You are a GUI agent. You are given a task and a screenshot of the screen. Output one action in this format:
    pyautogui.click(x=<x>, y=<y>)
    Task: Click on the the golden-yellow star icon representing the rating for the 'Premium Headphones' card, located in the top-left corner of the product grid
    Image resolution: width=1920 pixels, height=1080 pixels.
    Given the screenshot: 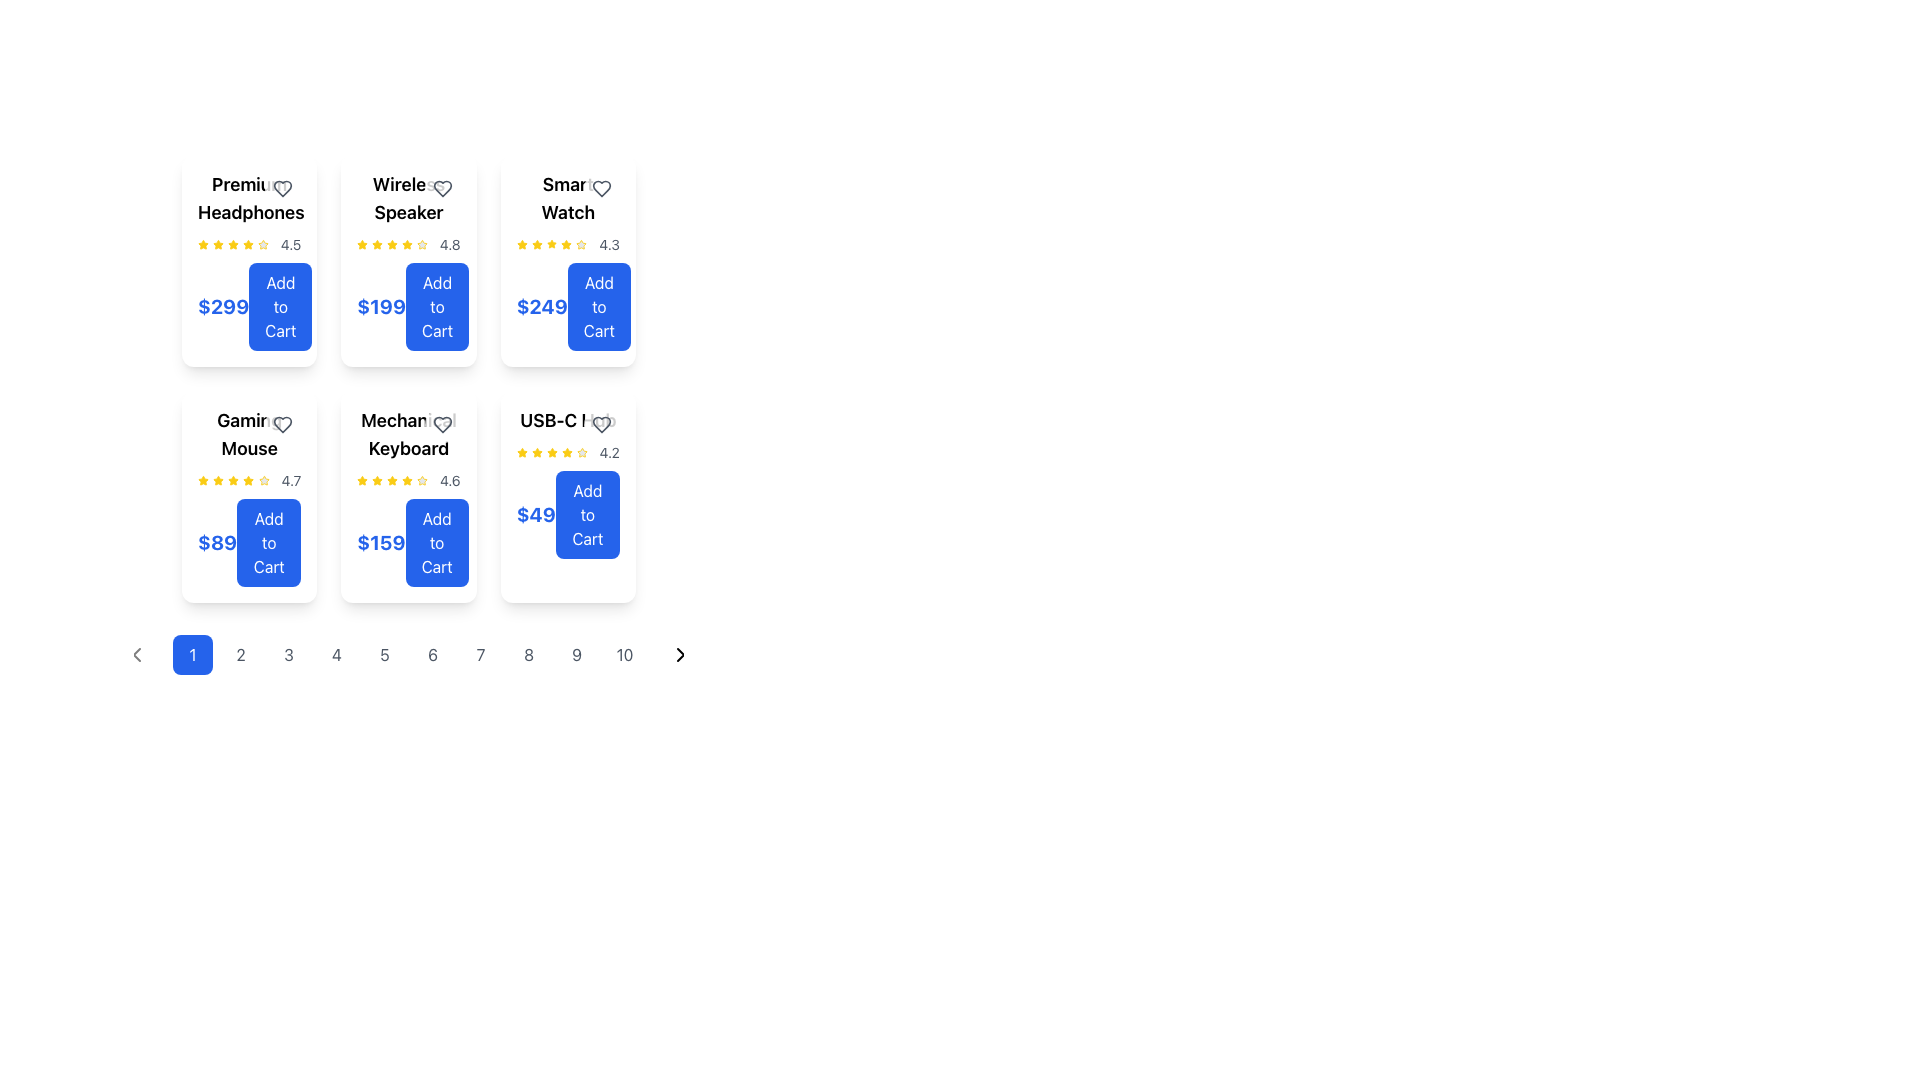 What is the action you would take?
    pyautogui.click(x=218, y=243)
    